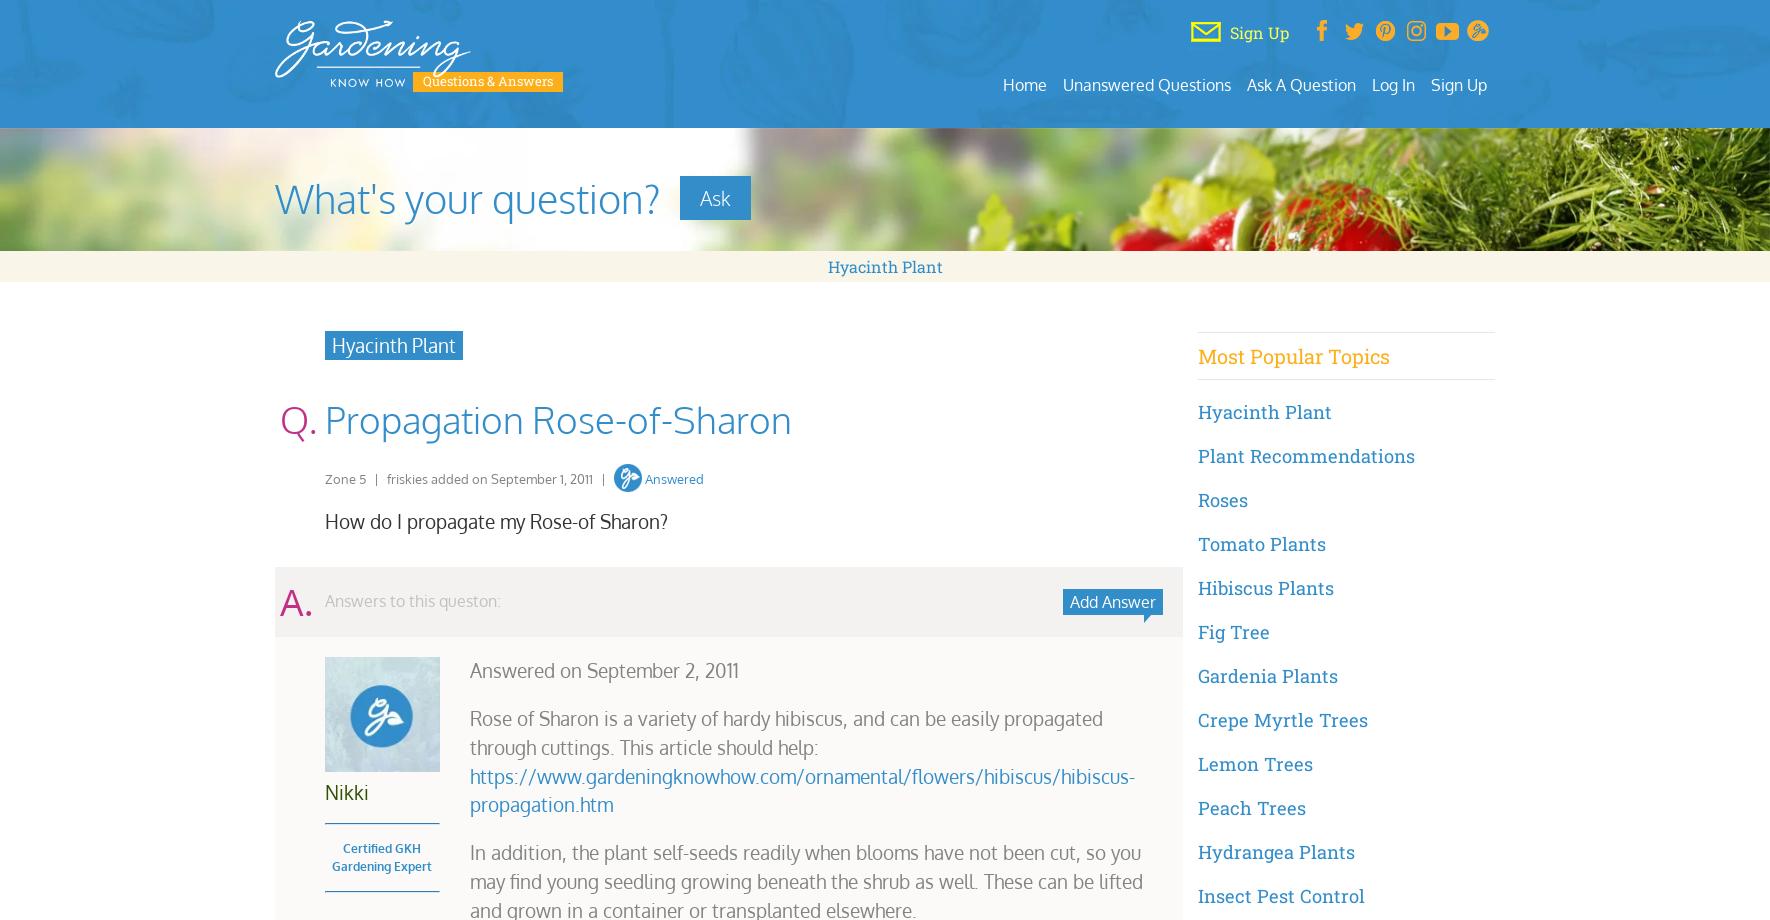 This screenshot has height=920, width=1770. Describe the element at coordinates (1393, 83) in the screenshot. I see `'Log In'` at that location.